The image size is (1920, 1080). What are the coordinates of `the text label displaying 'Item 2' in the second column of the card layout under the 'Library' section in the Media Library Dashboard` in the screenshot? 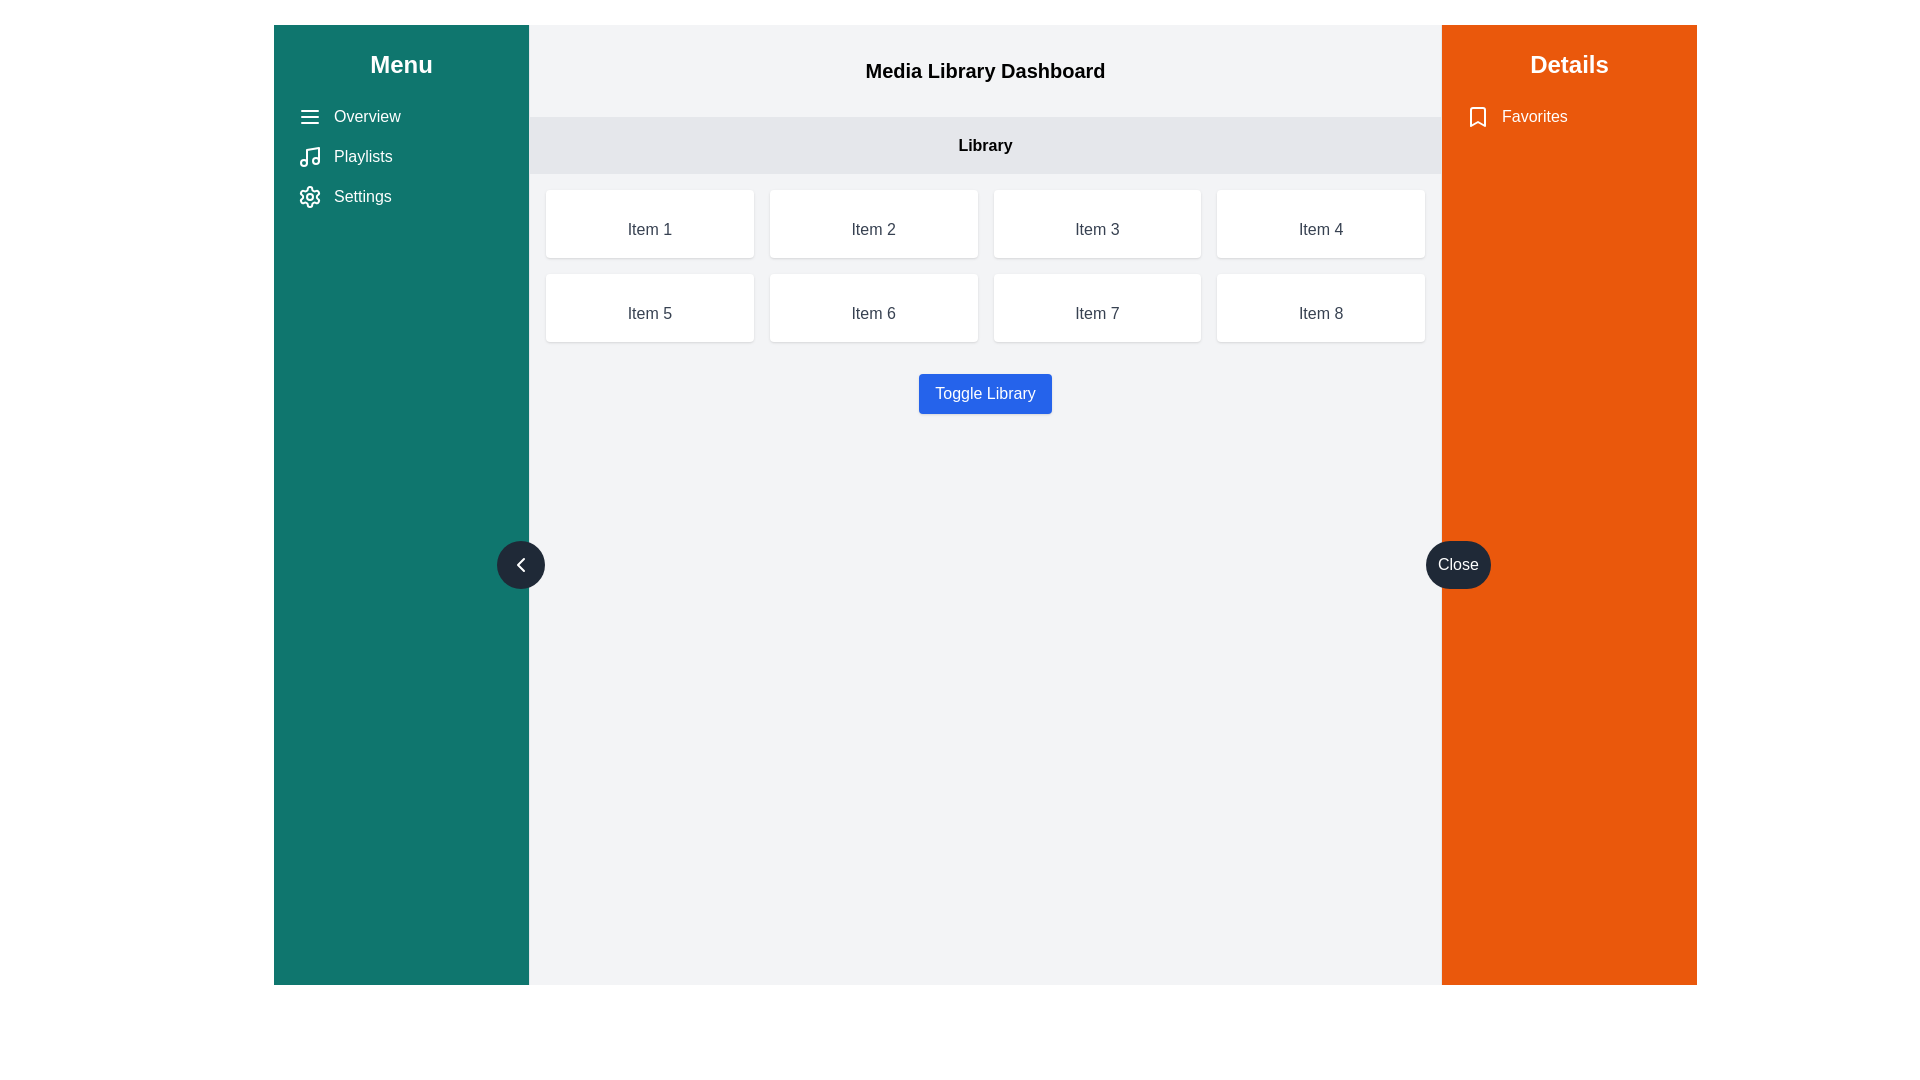 It's located at (873, 229).